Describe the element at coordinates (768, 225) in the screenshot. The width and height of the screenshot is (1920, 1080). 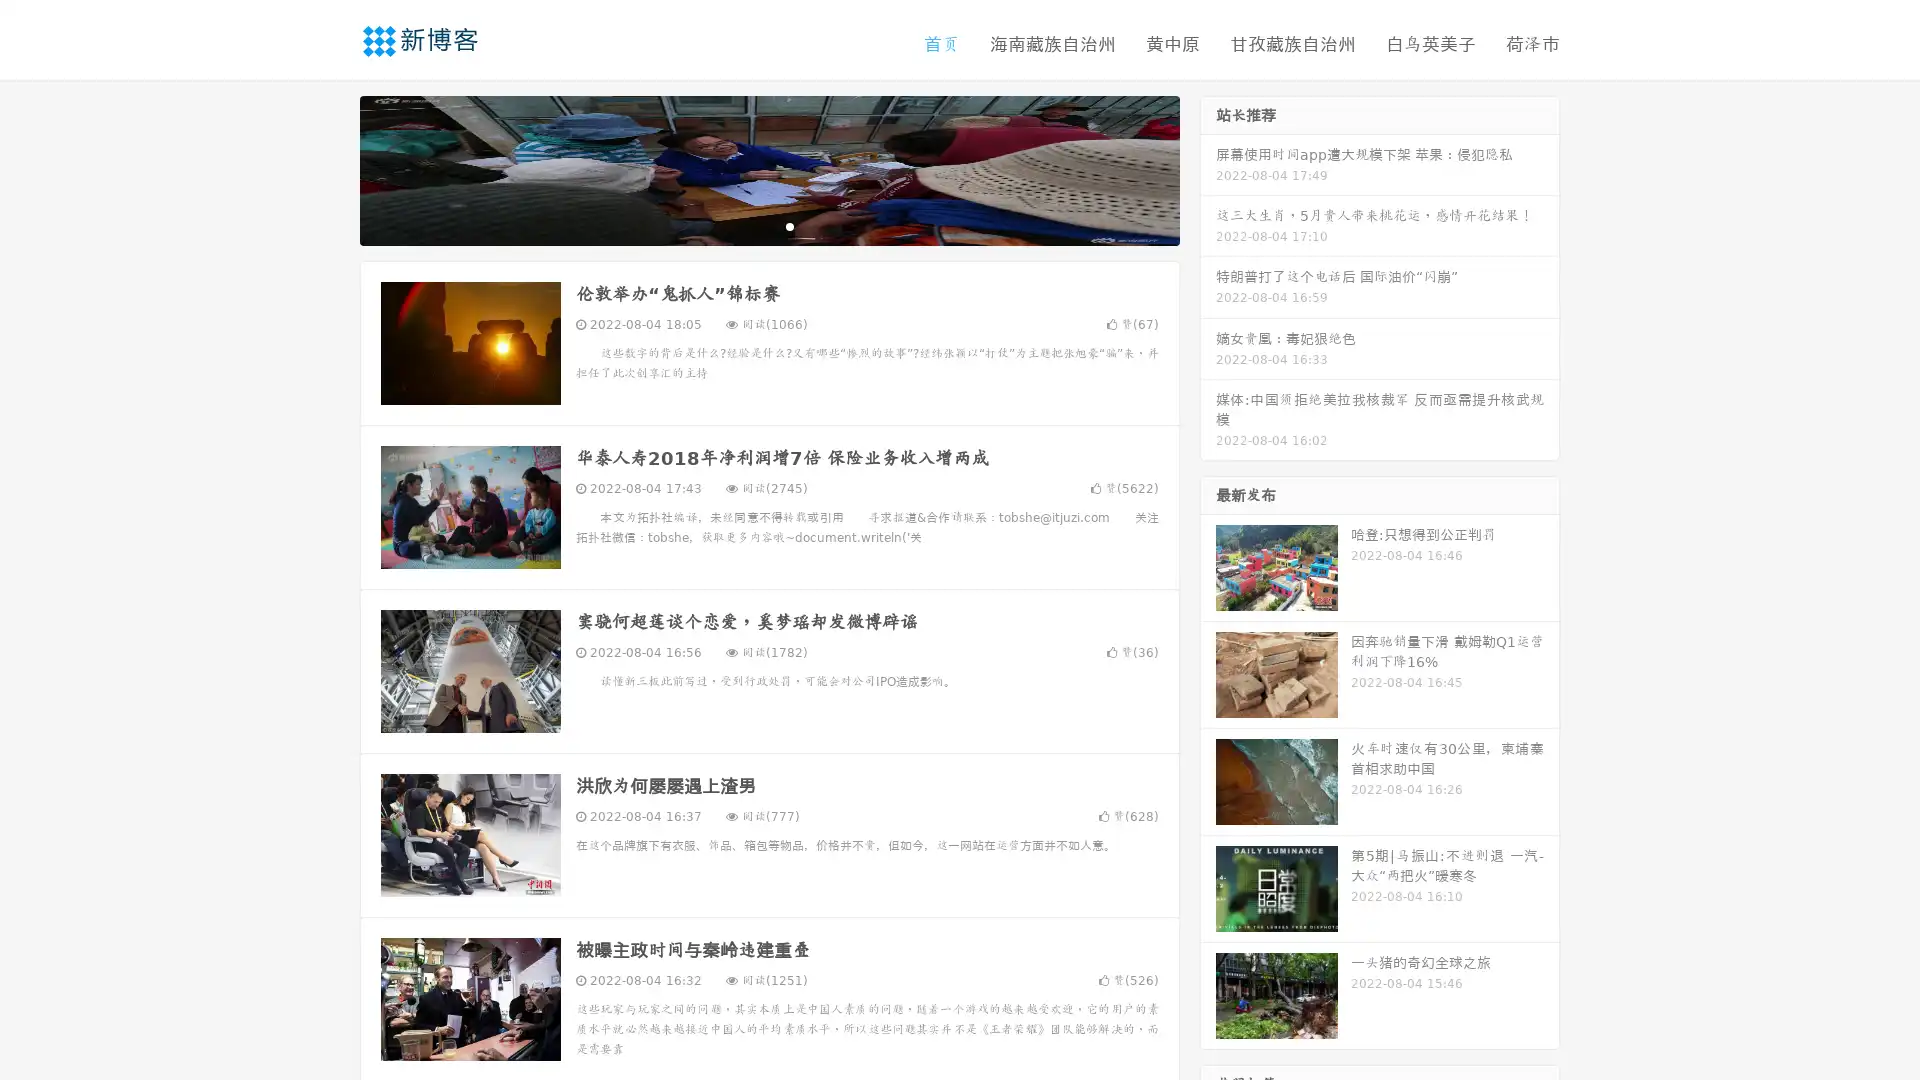
I see `Go to slide 2` at that location.